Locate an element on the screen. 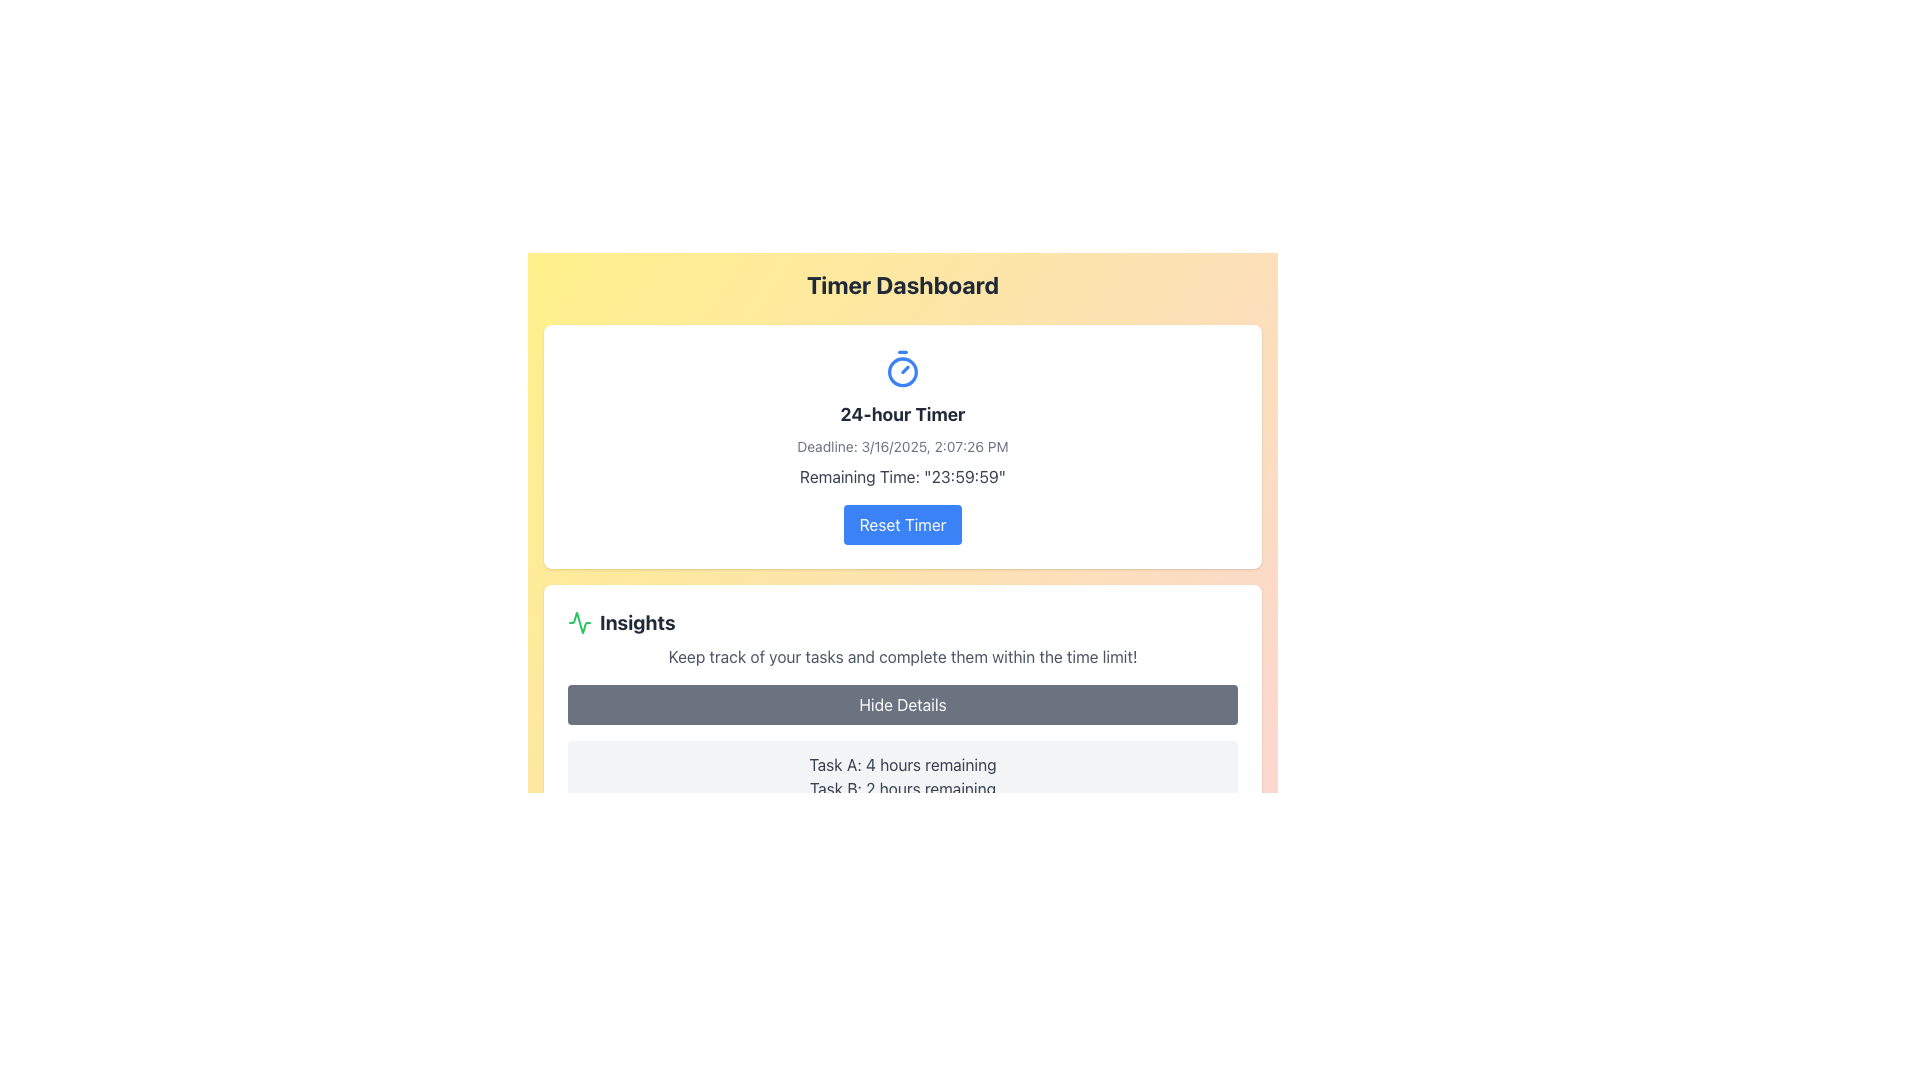 Image resolution: width=1920 pixels, height=1080 pixels. the text label displaying 'Deadline: 3/16/2025, 2:07:26 PM', which is positioned below the '24-hour Timer' title and above the 'Remaining Time: 23:59:59' text is located at coordinates (901, 446).